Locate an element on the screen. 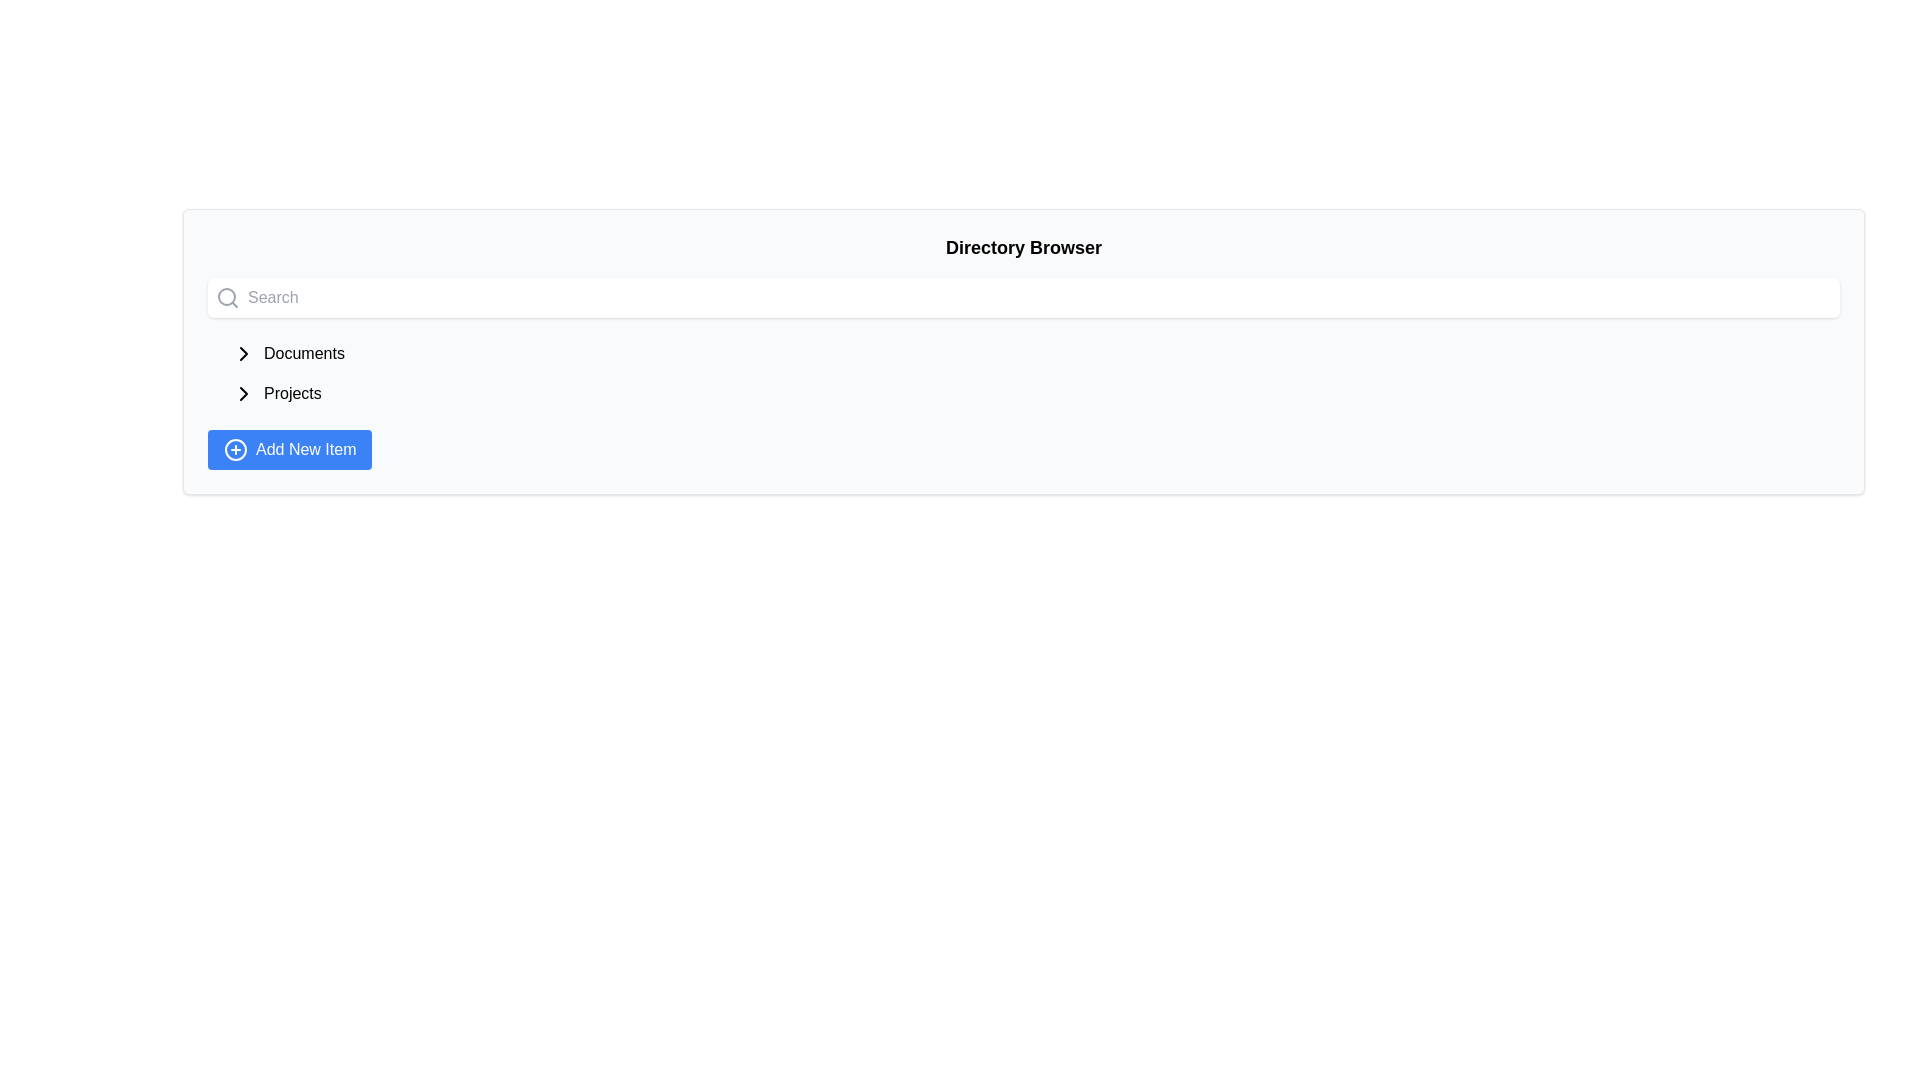 The width and height of the screenshot is (1920, 1080). the toggle button is located at coordinates (243, 353).